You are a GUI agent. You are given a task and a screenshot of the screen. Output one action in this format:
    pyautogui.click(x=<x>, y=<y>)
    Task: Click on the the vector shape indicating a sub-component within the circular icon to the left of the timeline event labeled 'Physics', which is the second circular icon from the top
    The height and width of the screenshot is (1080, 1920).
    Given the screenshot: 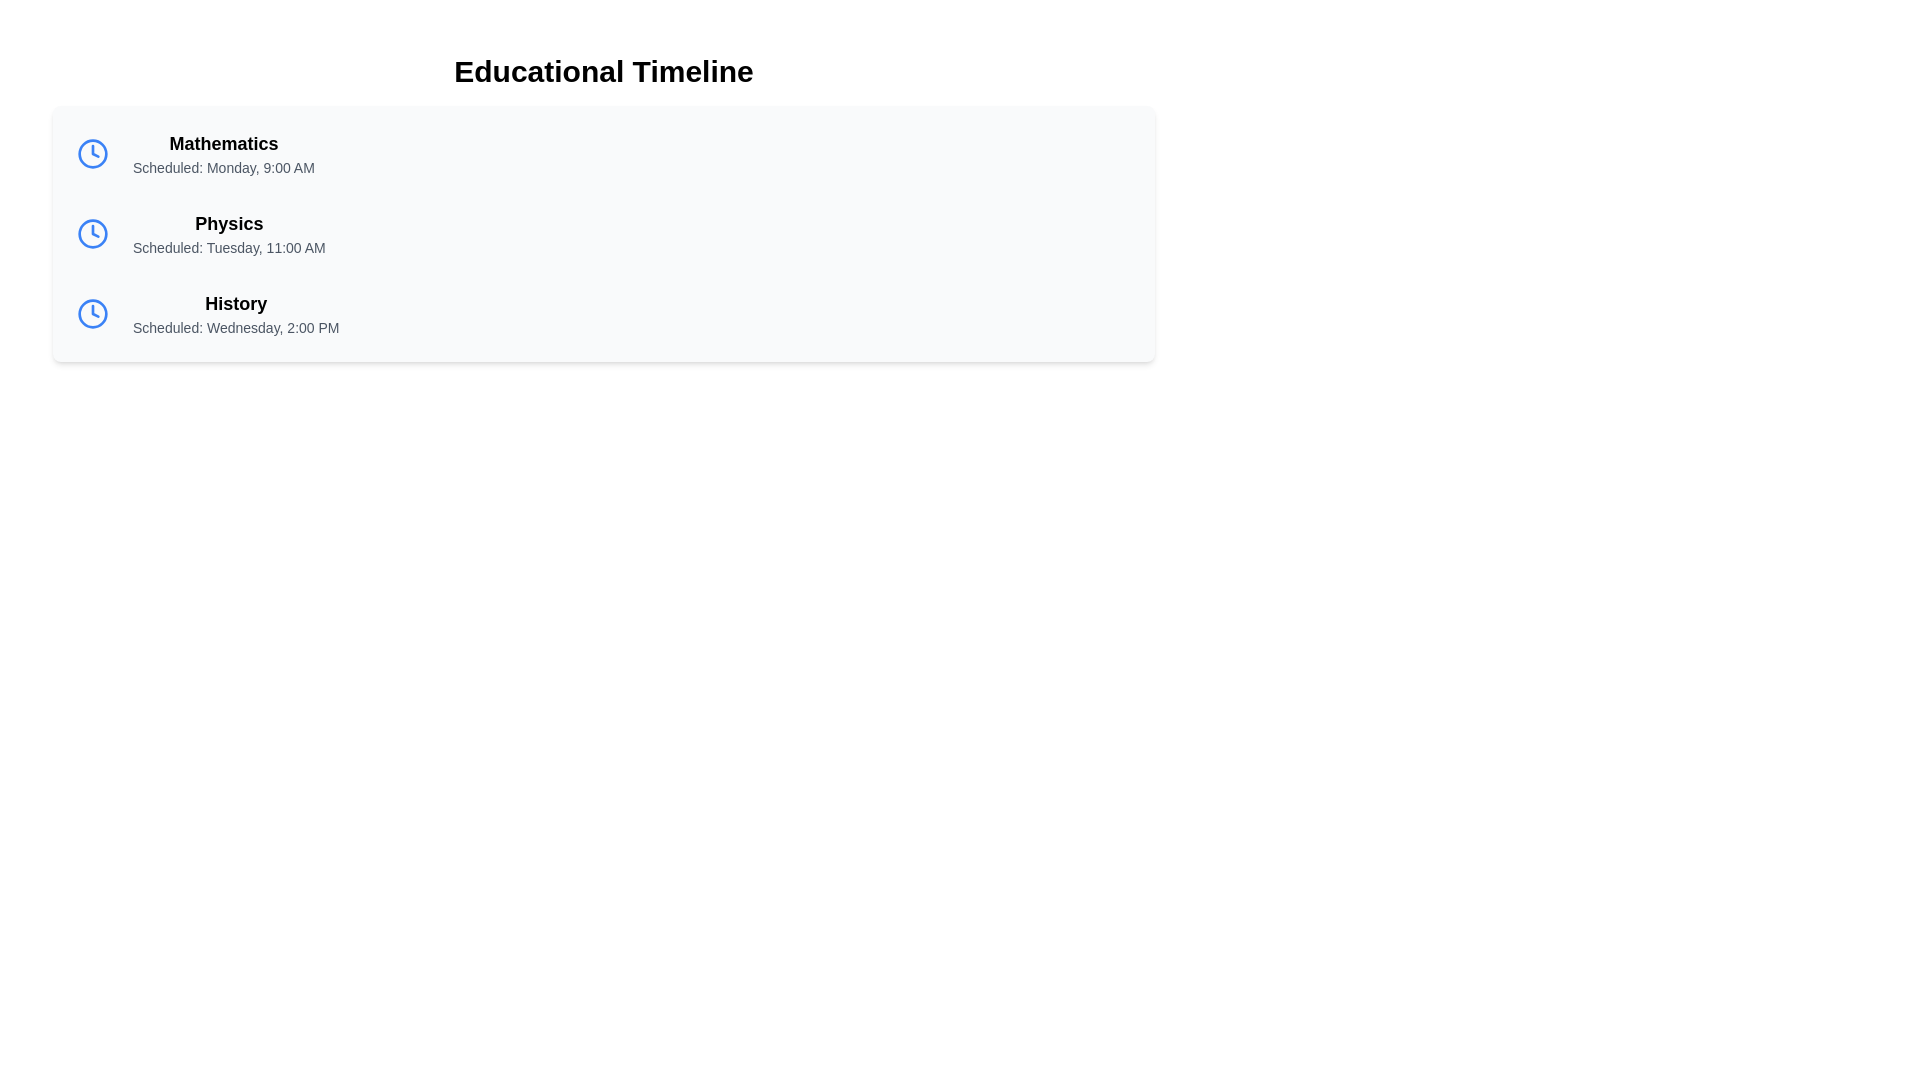 What is the action you would take?
    pyautogui.click(x=94, y=230)
    